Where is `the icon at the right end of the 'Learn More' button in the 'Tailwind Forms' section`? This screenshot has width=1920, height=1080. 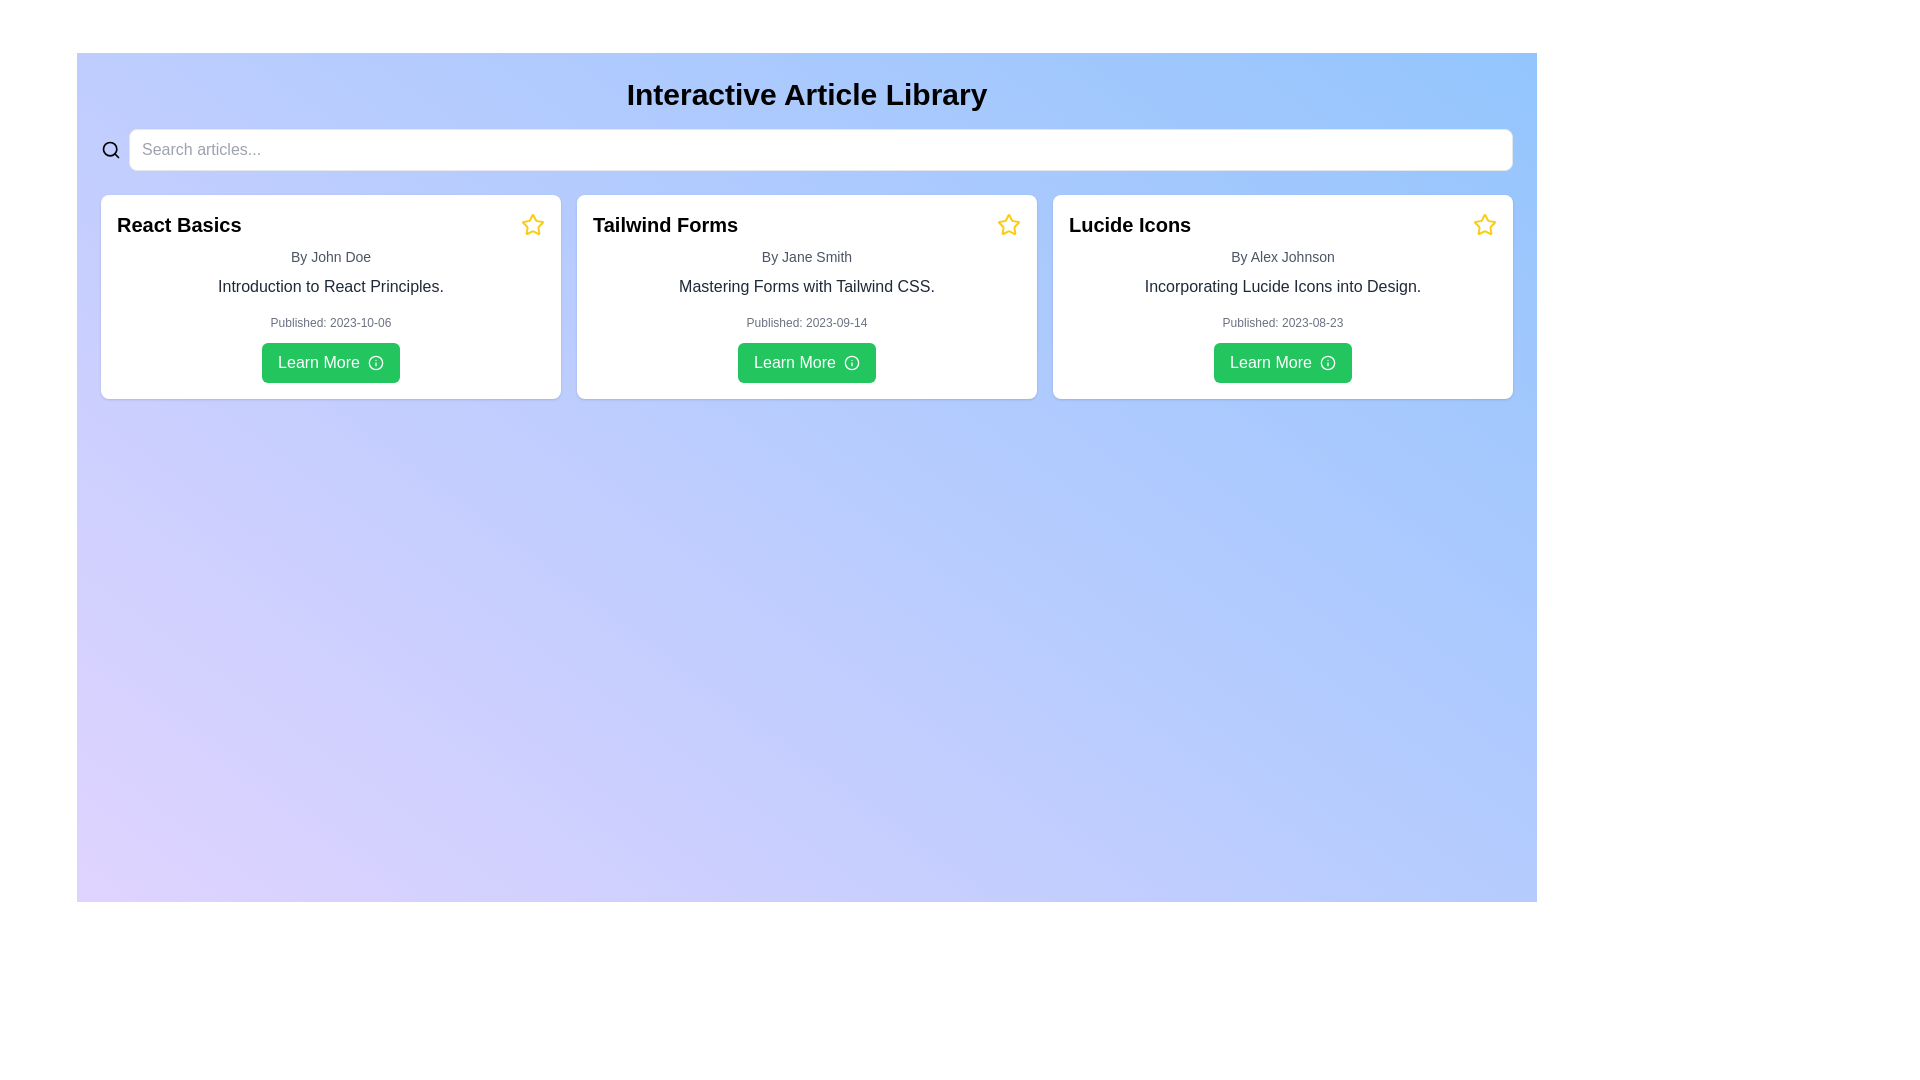
the icon at the right end of the 'Learn More' button in the 'Tailwind Forms' section is located at coordinates (851, 362).